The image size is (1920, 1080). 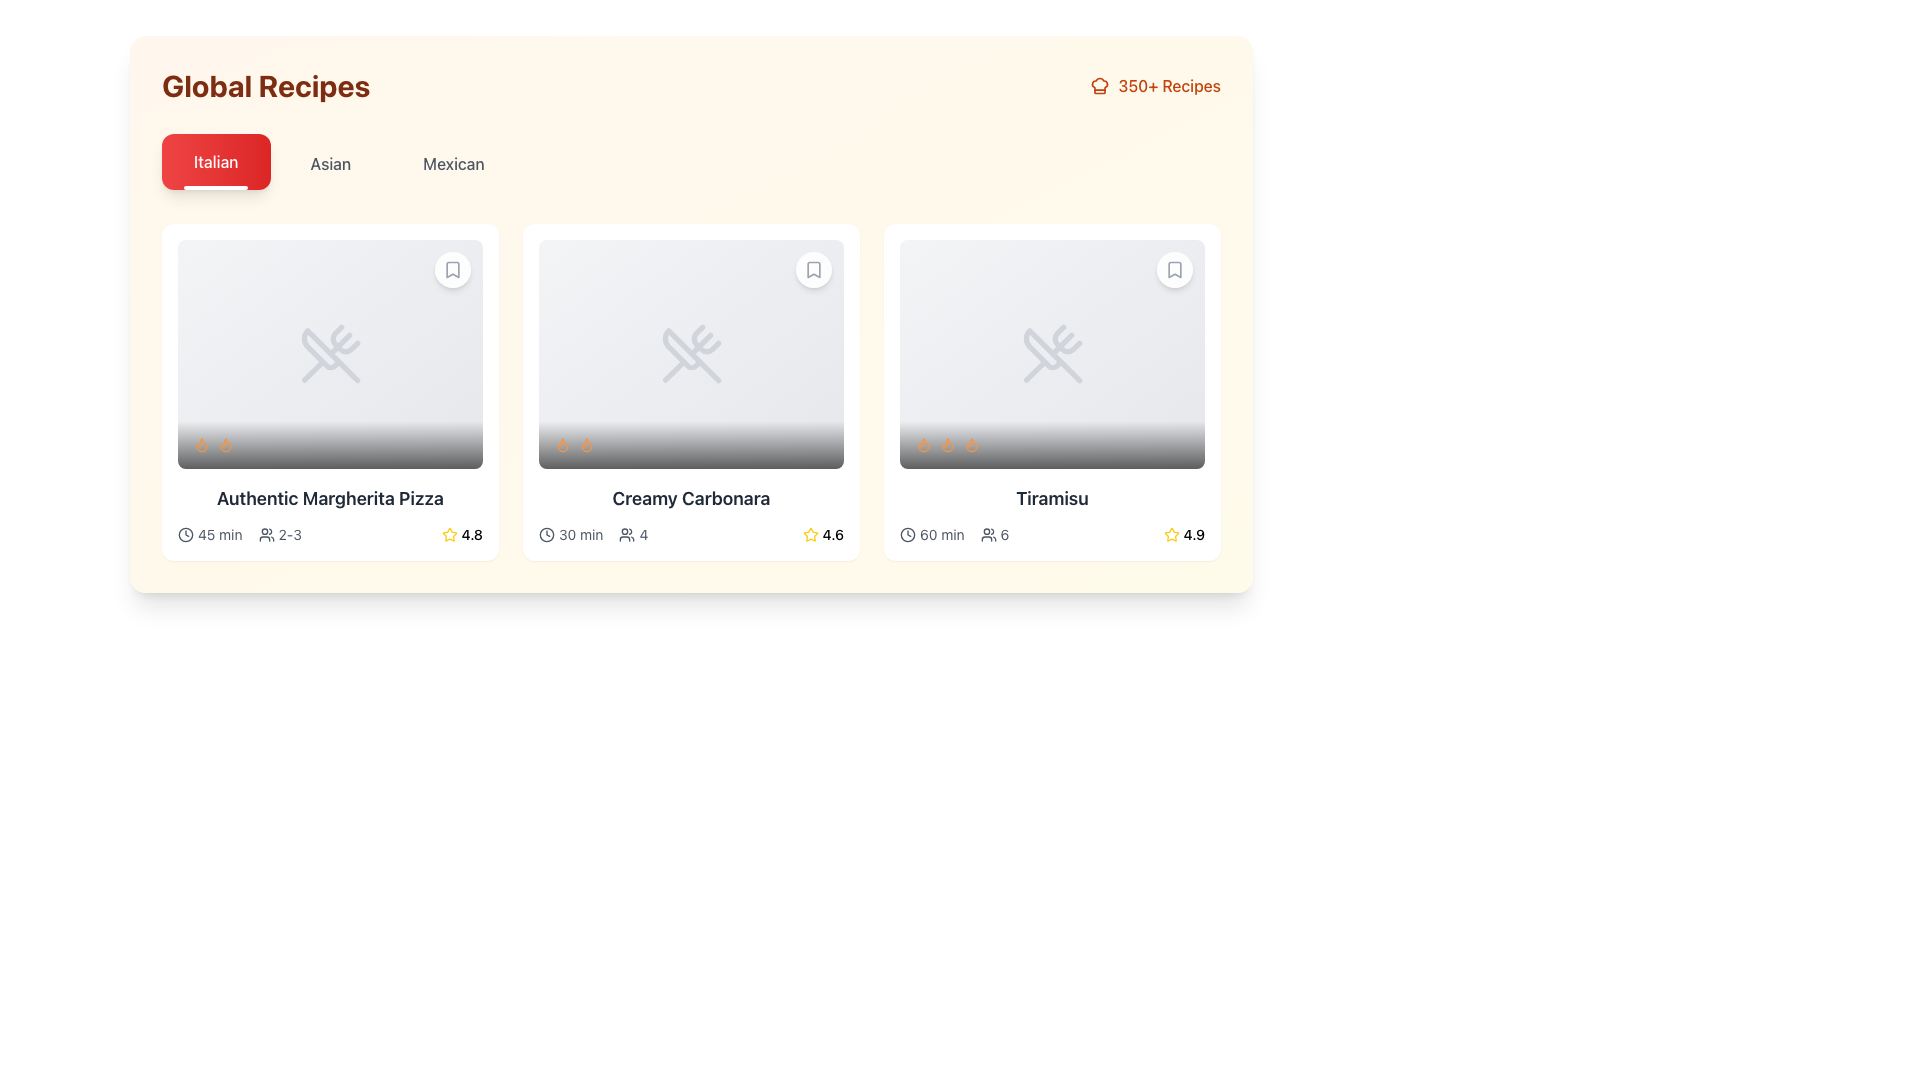 What do you see at coordinates (216, 161) in the screenshot?
I see `the category selector button labeled 'Italian'` at bounding box center [216, 161].